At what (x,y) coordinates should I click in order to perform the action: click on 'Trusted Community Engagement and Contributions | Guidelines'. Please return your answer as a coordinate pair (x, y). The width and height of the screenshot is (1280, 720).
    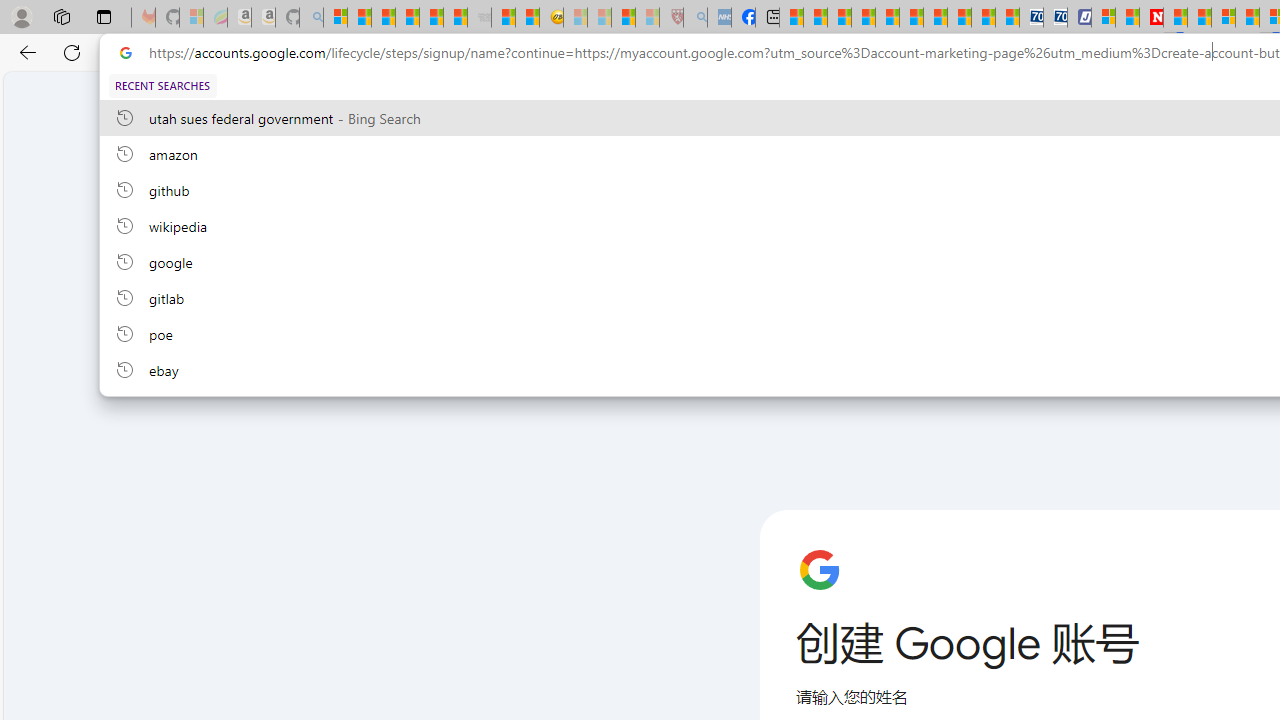
    Looking at the image, I should click on (1175, 17).